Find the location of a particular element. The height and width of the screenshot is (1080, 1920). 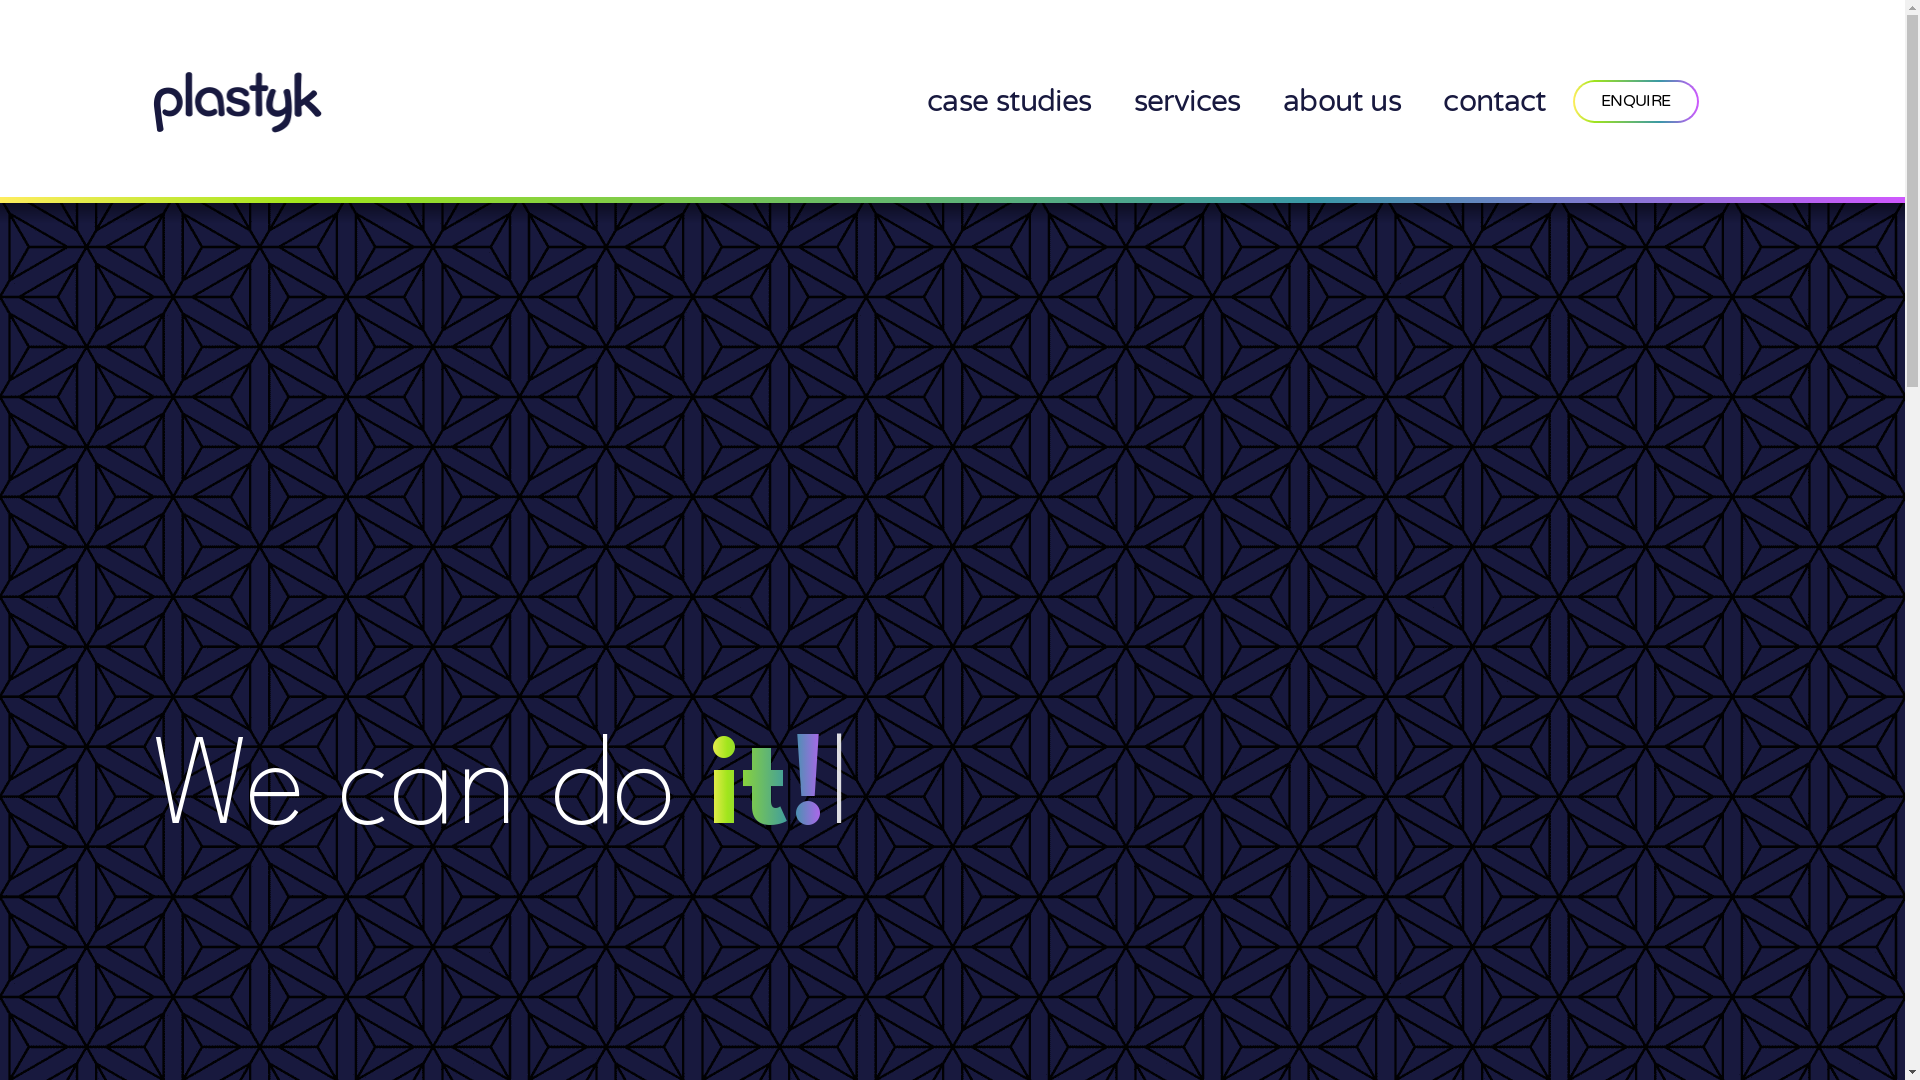

'case studies' is located at coordinates (1009, 101).